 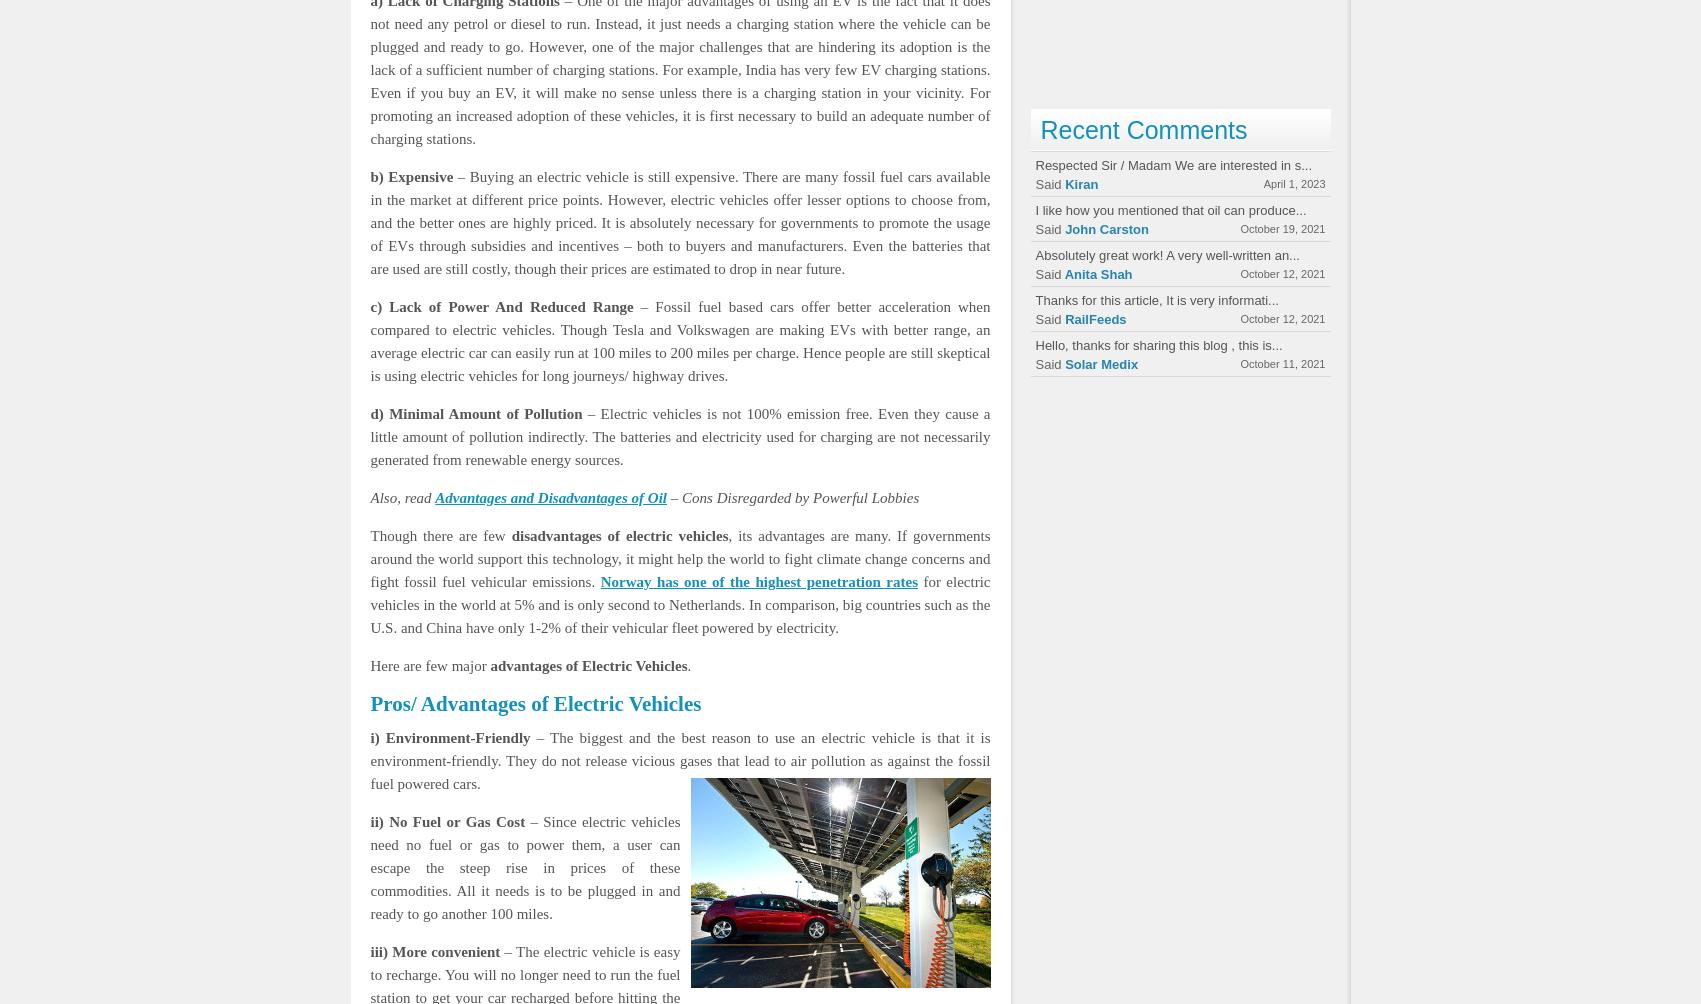 I want to click on 'for electric vehicles in the world at 5% and is only second to Netherlands. In comparison, big countries such as the U.S. and China have only 1-2% of their vehicular fleet powered by electricity.', so click(x=679, y=605).